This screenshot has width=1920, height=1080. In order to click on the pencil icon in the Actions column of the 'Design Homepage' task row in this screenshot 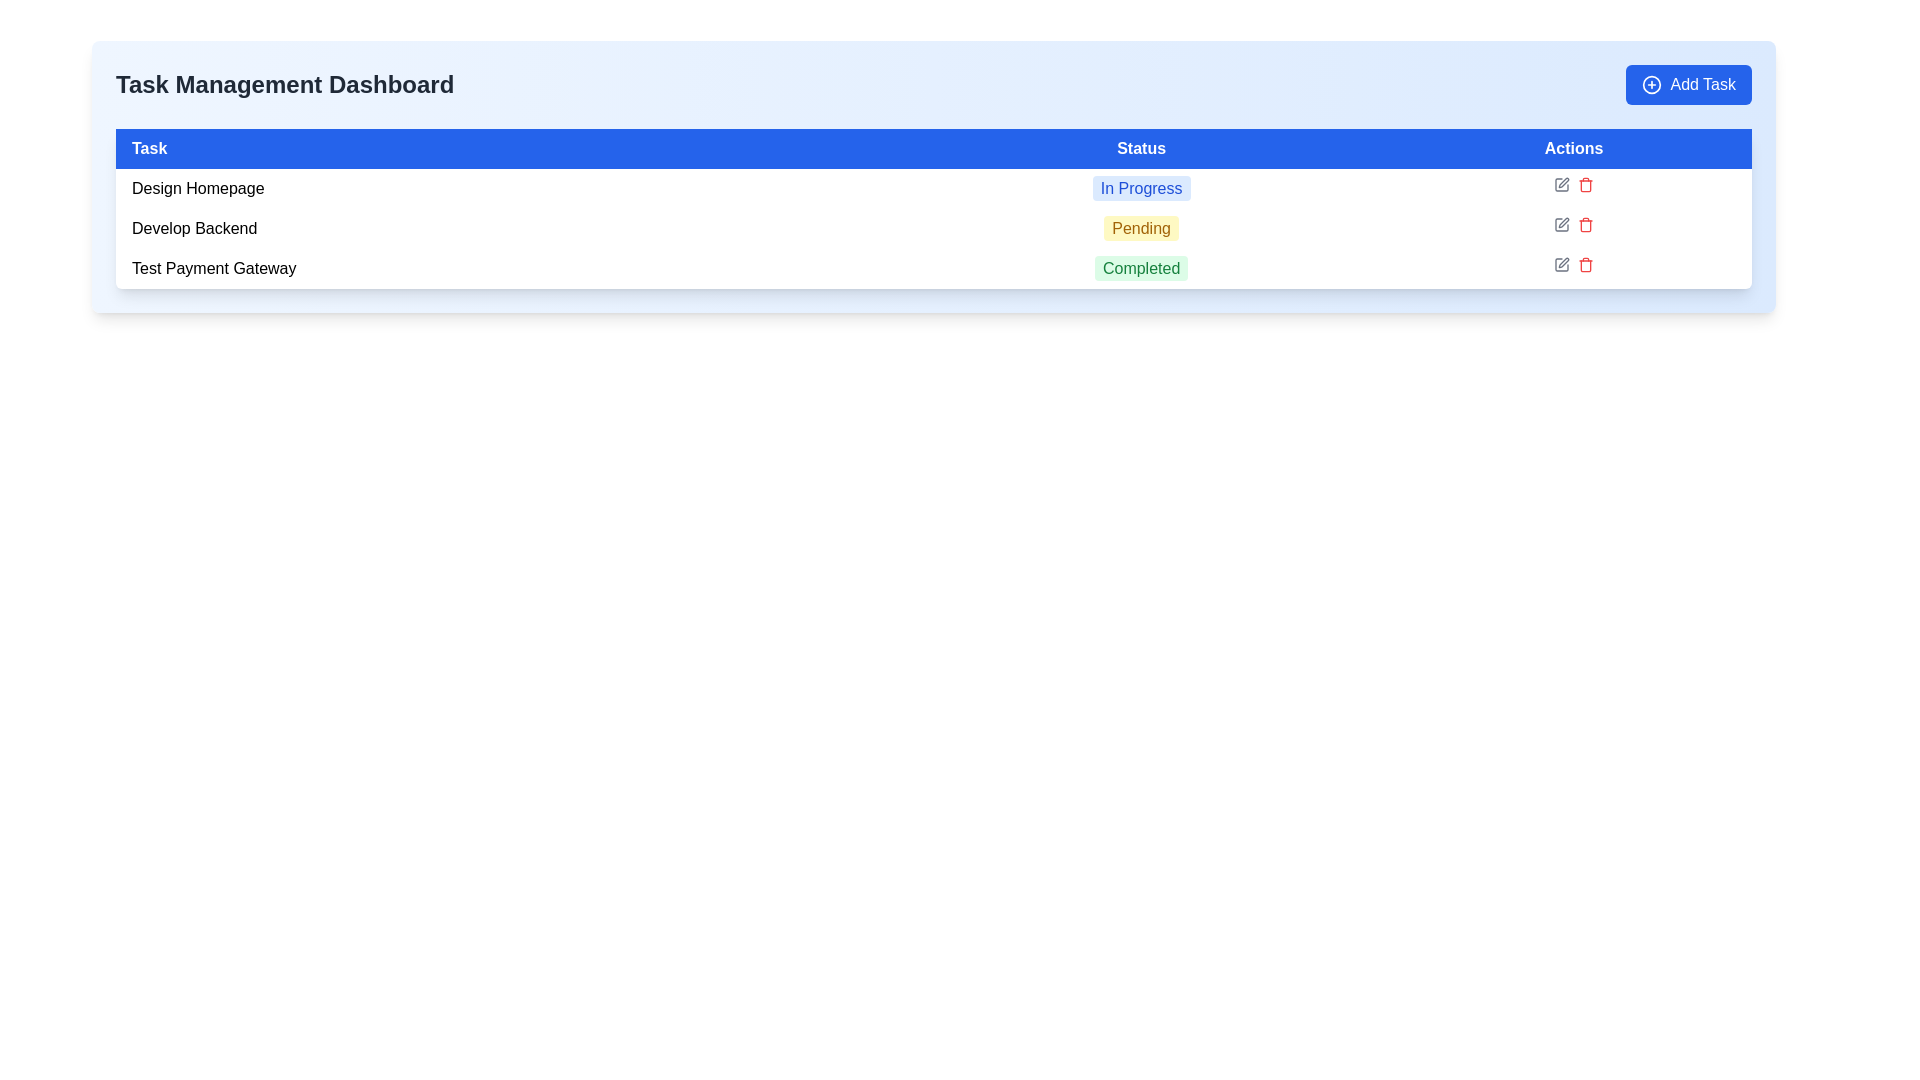, I will do `click(1573, 185)`.